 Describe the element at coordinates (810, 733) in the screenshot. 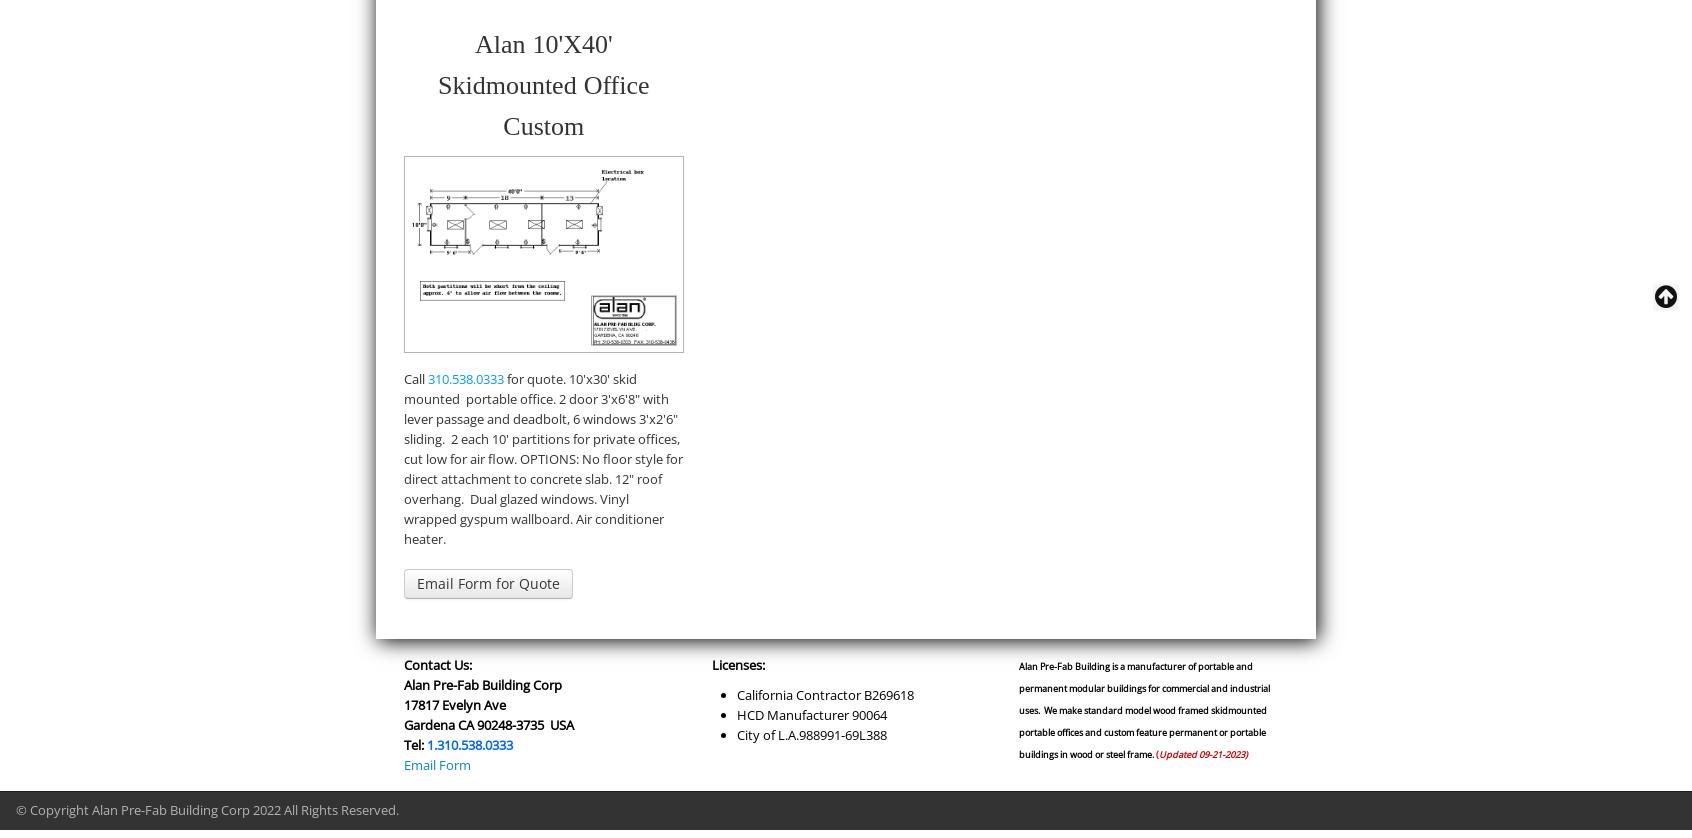

I see `'City of L.A.988991-69L388'` at that location.